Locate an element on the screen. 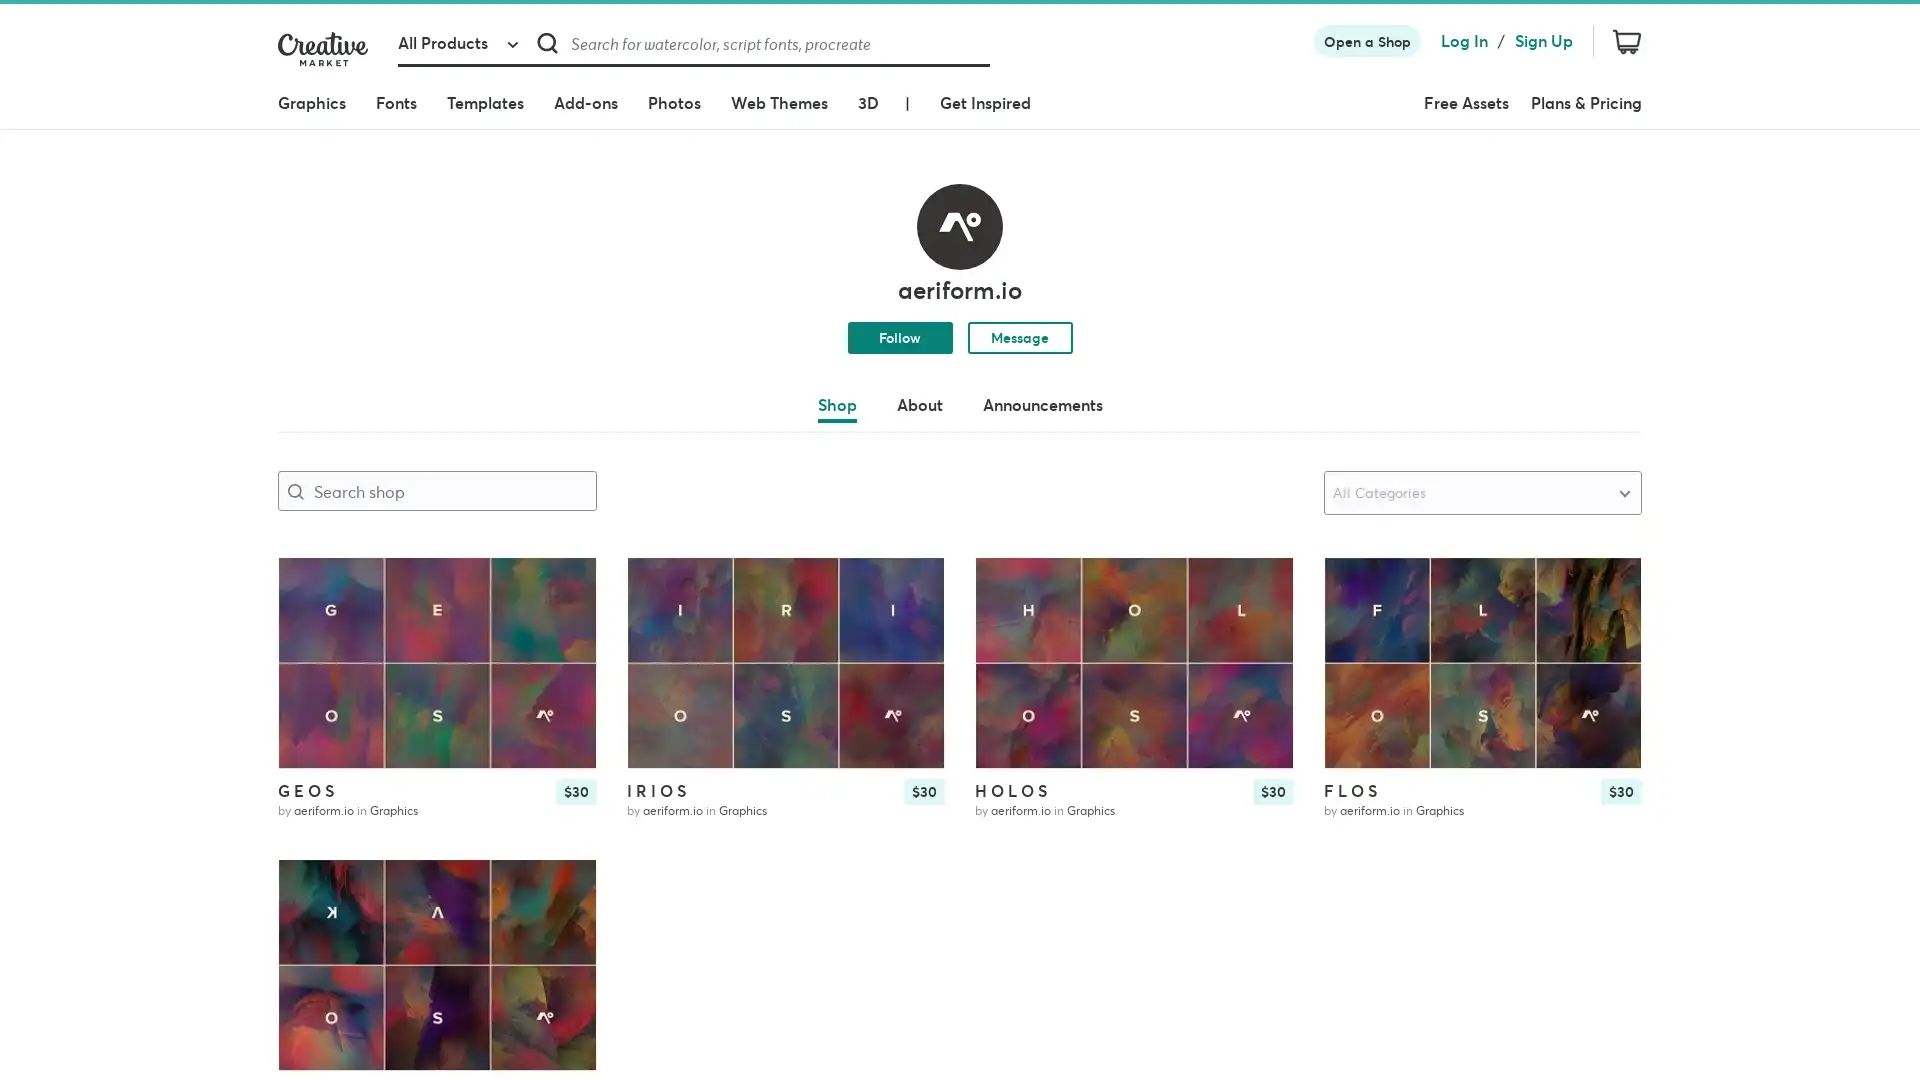 This screenshot has width=1920, height=1080. Save is located at coordinates (1609, 618).